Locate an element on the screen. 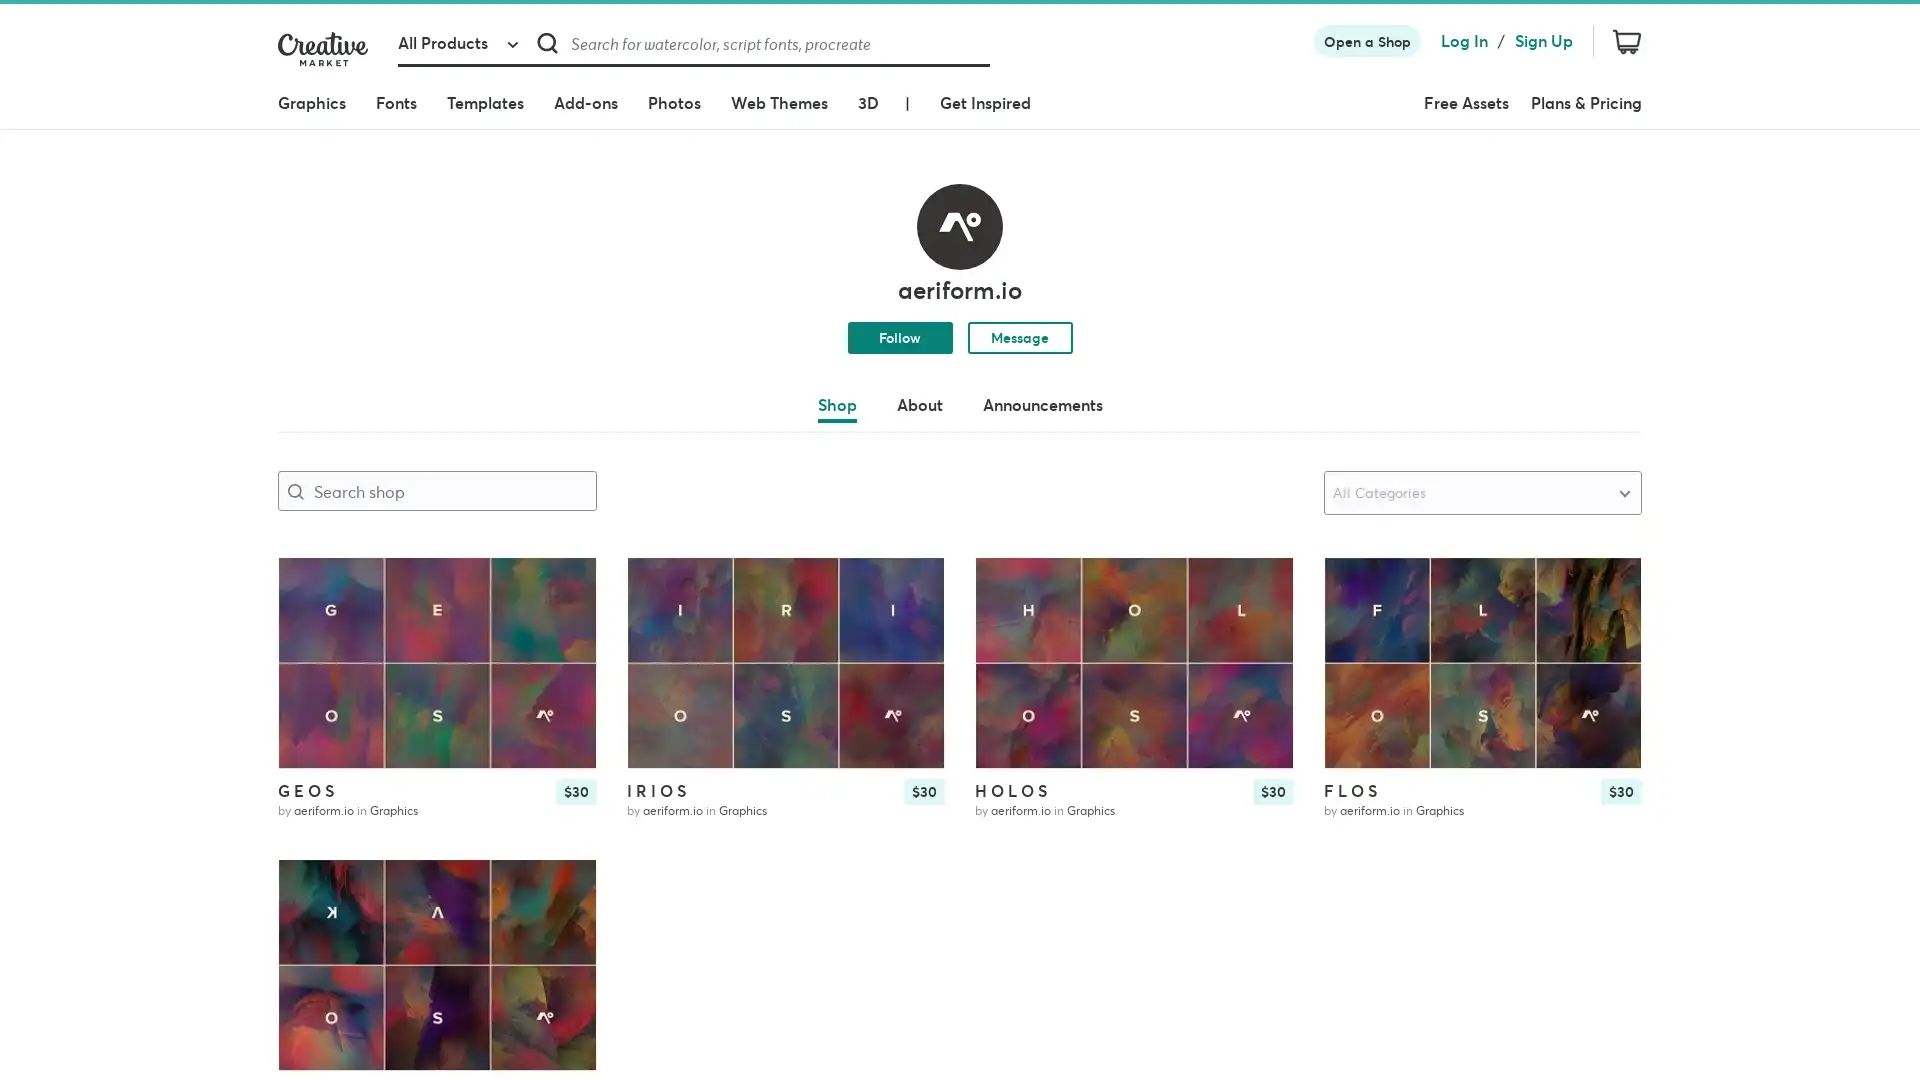 This screenshot has width=1920, height=1080. Save is located at coordinates (1609, 618).